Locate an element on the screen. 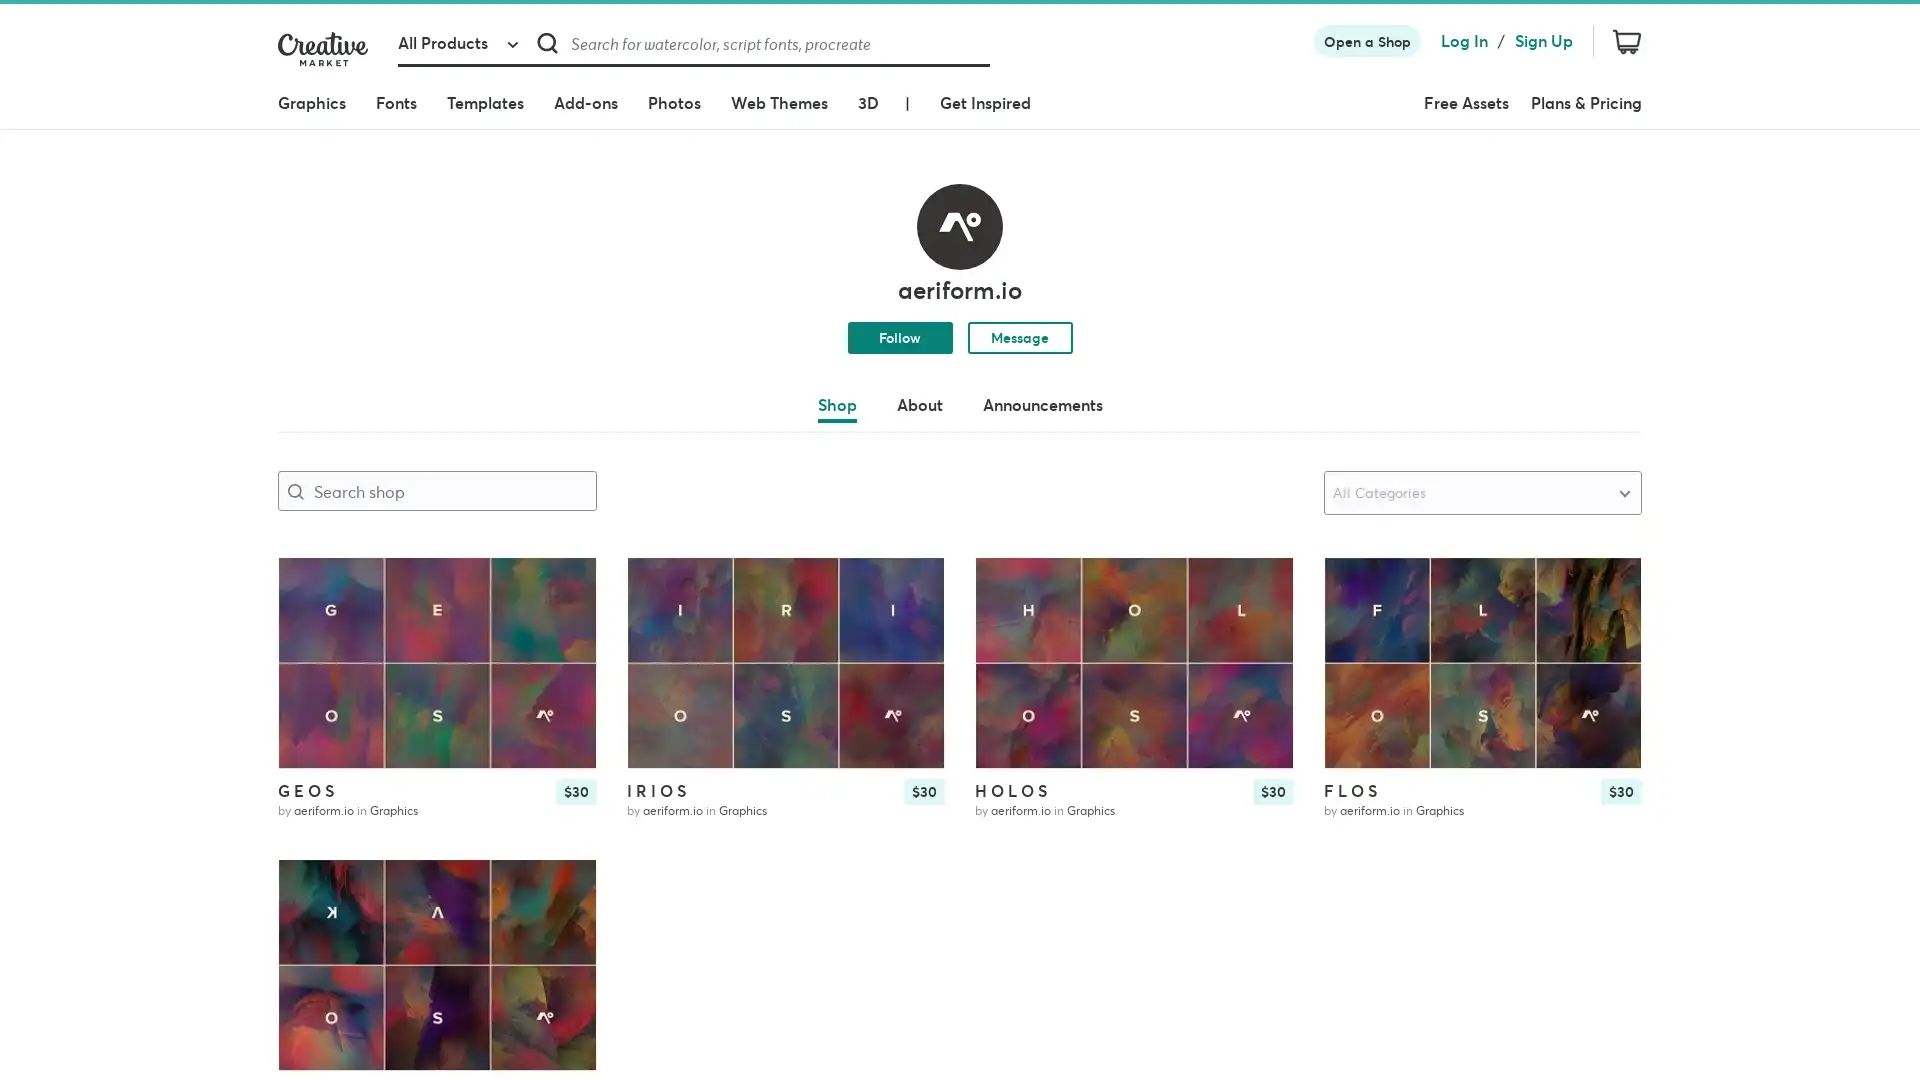 This screenshot has width=1920, height=1080. Save is located at coordinates (1609, 618).